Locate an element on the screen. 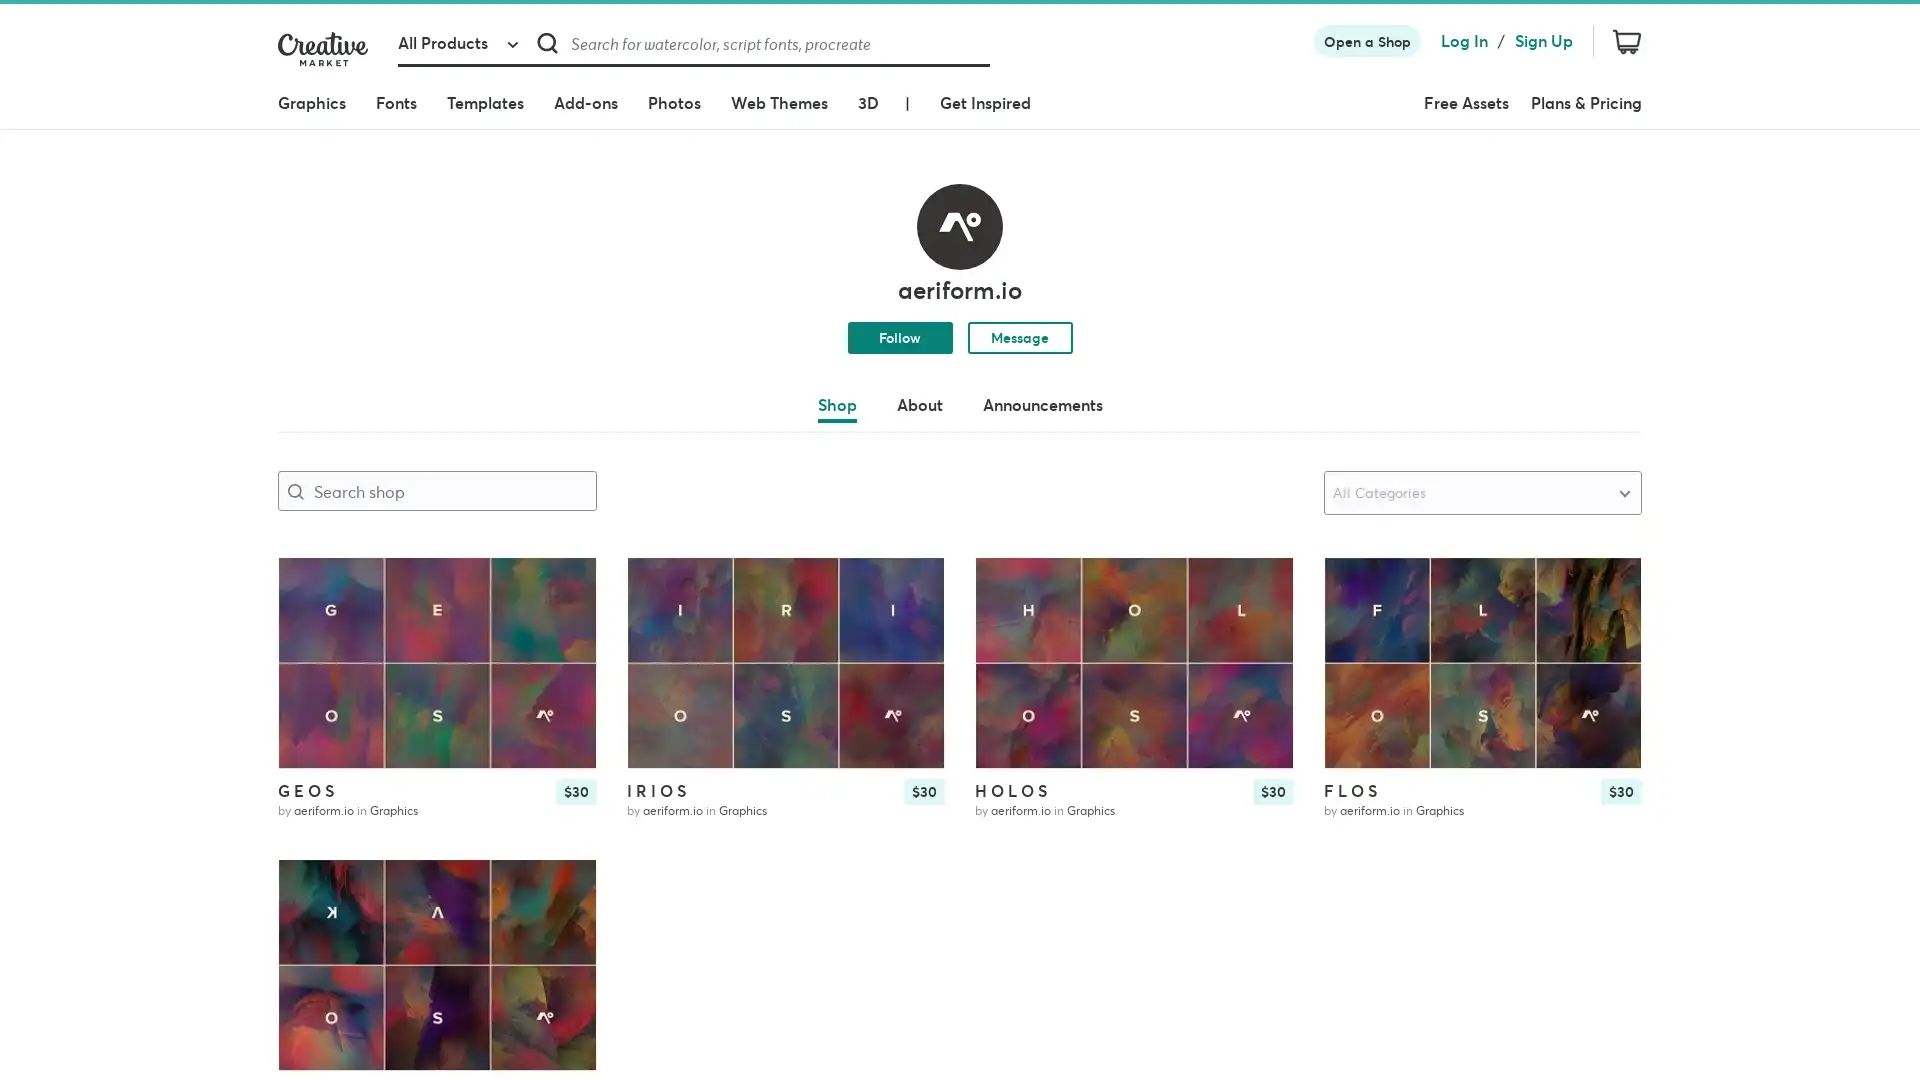 This screenshot has width=1920, height=1080. Save is located at coordinates (1609, 618).